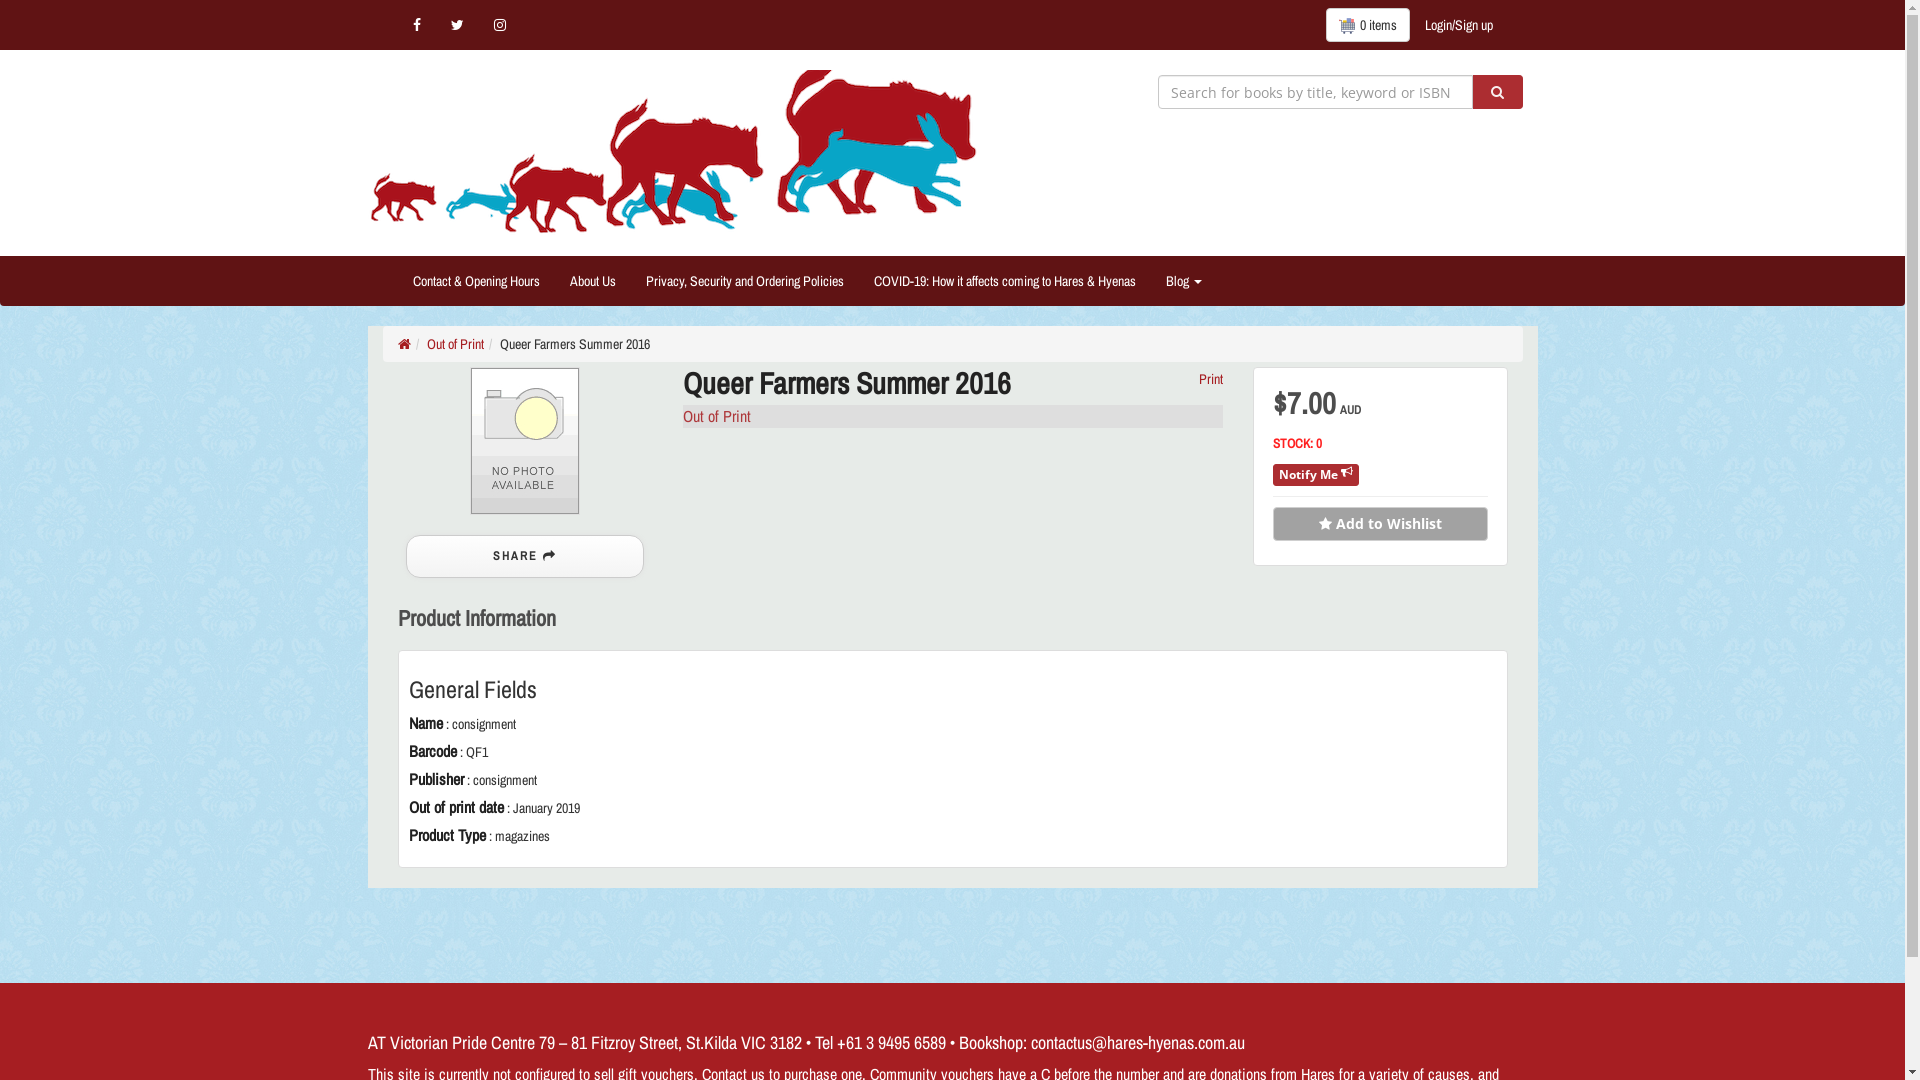  Describe the element at coordinates (1459, 24) in the screenshot. I see `'Login/Sign up'` at that location.